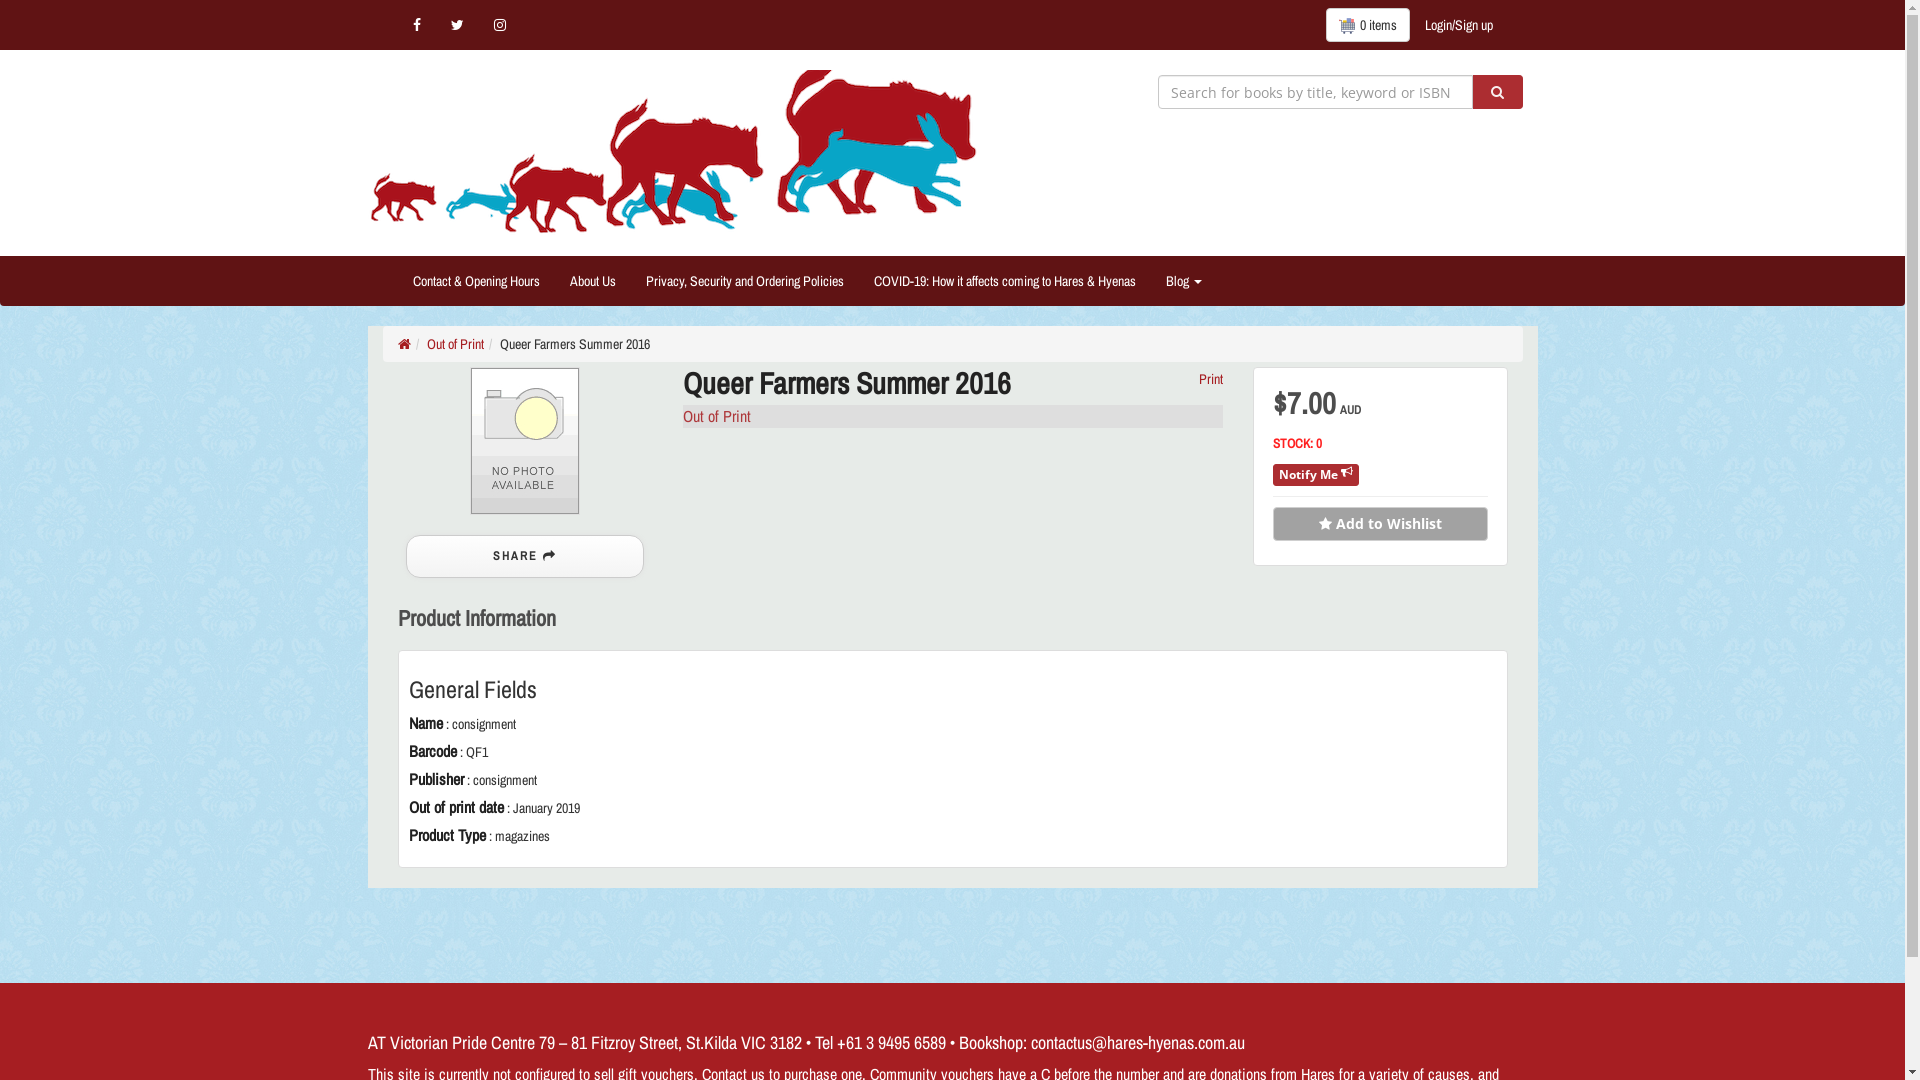  Describe the element at coordinates (1459, 24) in the screenshot. I see `'Login/Sign up'` at that location.